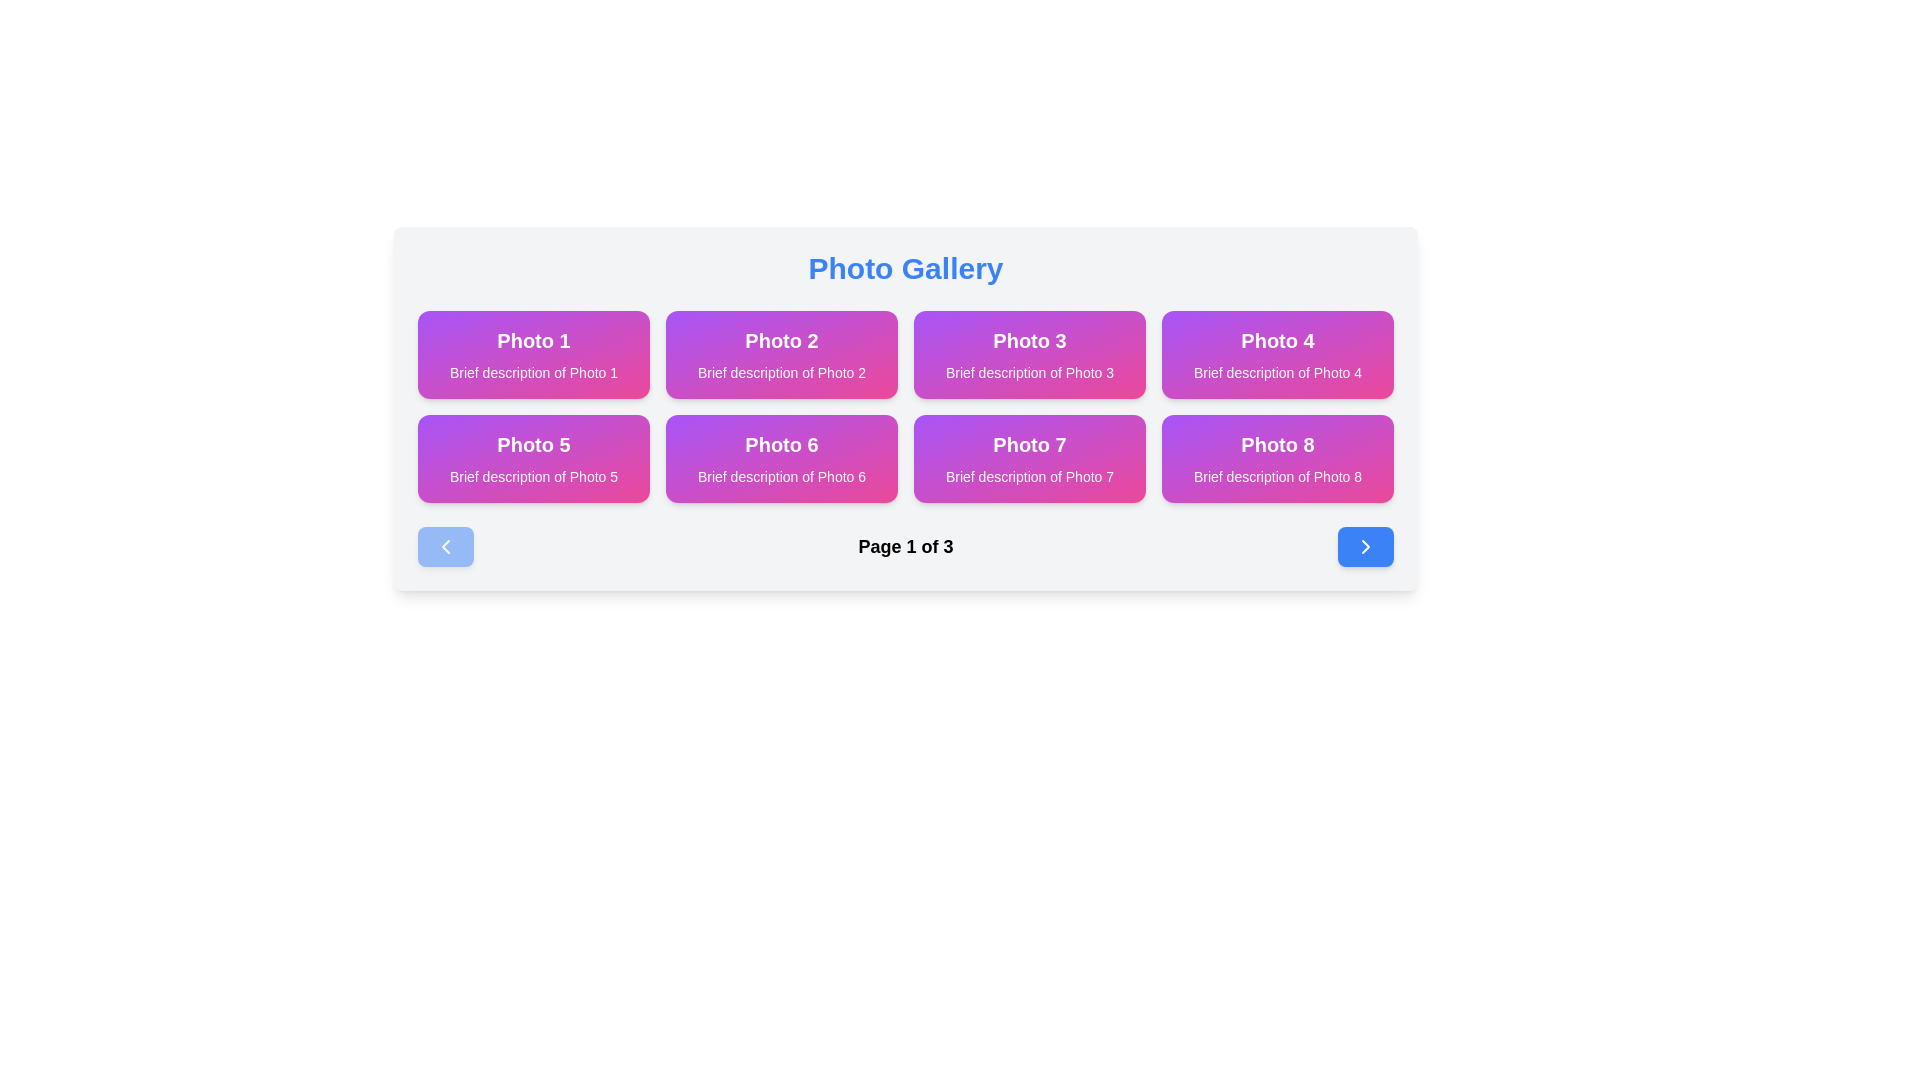 The width and height of the screenshot is (1920, 1080). What do you see at coordinates (533, 353) in the screenshot?
I see `the rectangular card with a gradient background from purple to pink, featuring the text 'Photo 1' in bold and large font` at bounding box center [533, 353].